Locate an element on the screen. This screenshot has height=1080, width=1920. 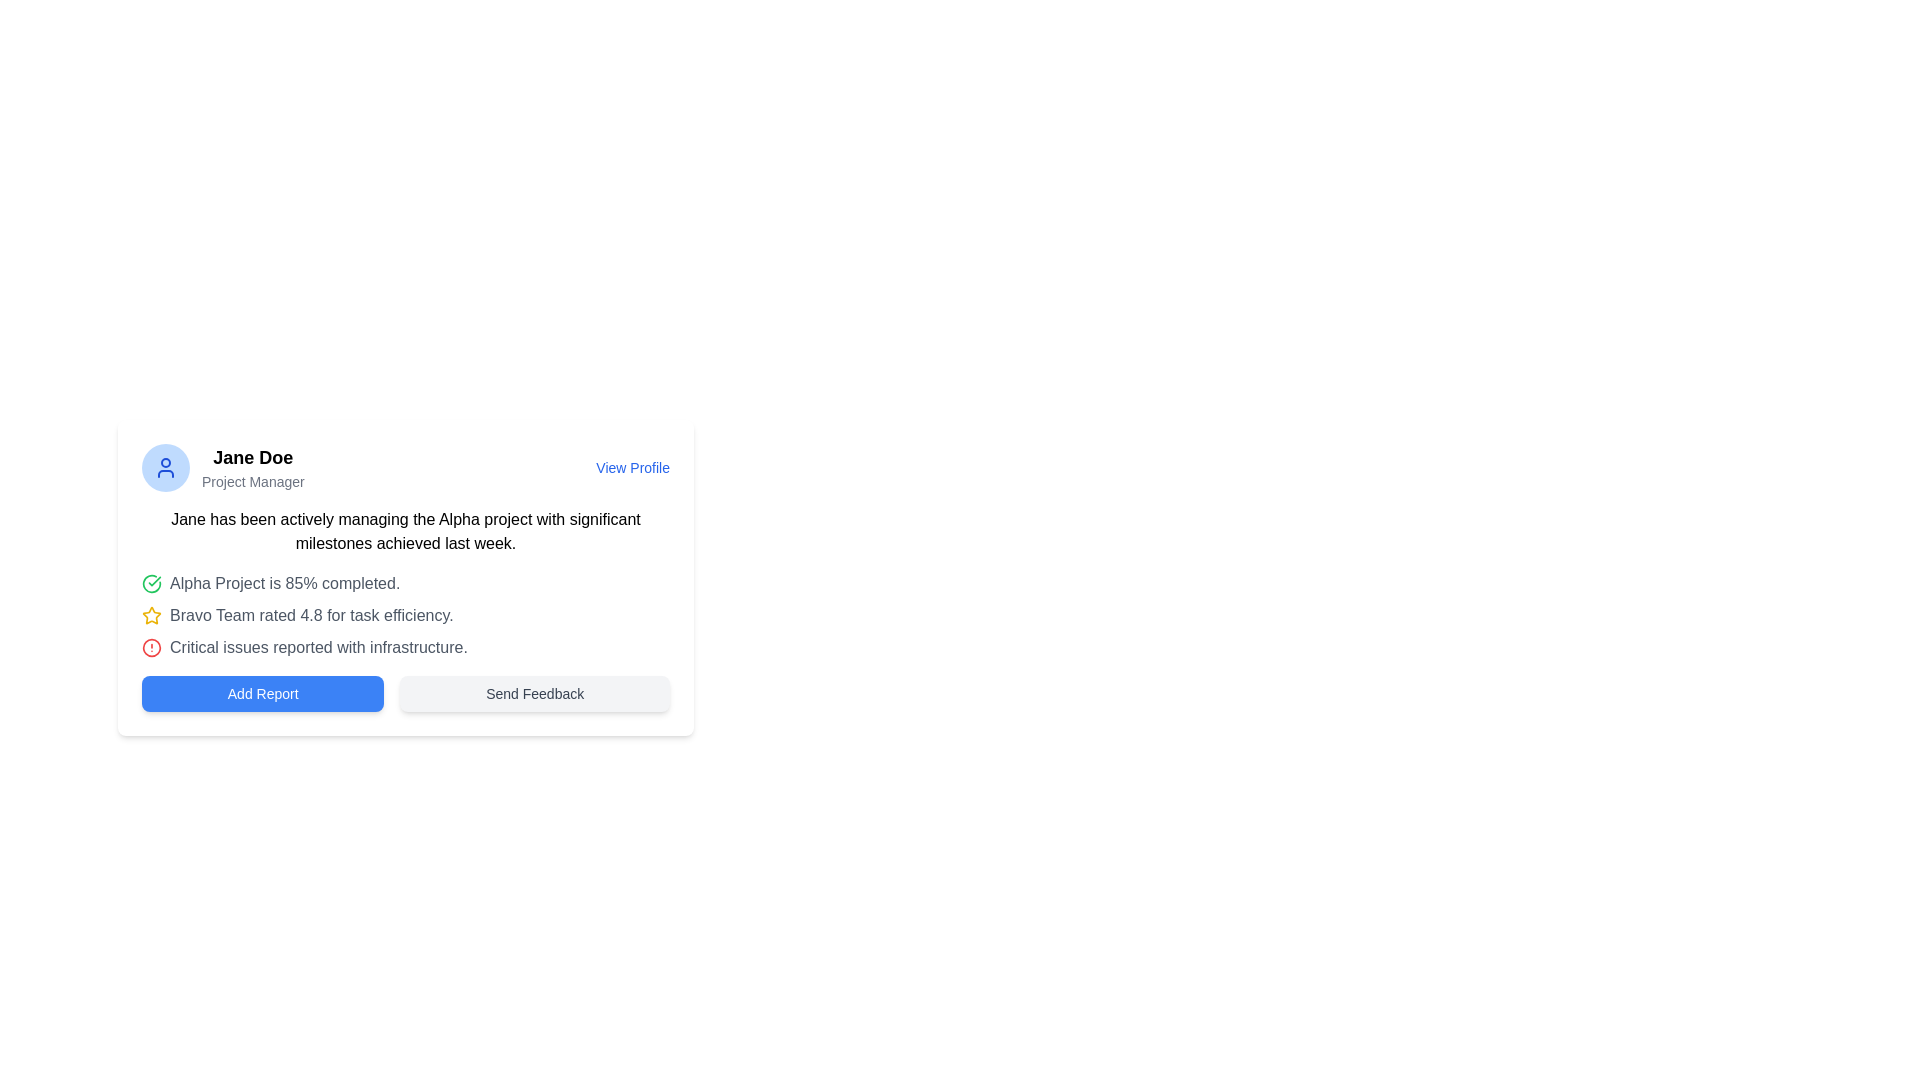
information from the informative row that indicates the rating of 'Bravo Team' with a task efficiency score of 4.8, which is the second item in the vertical list of informational items is located at coordinates (405, 615).